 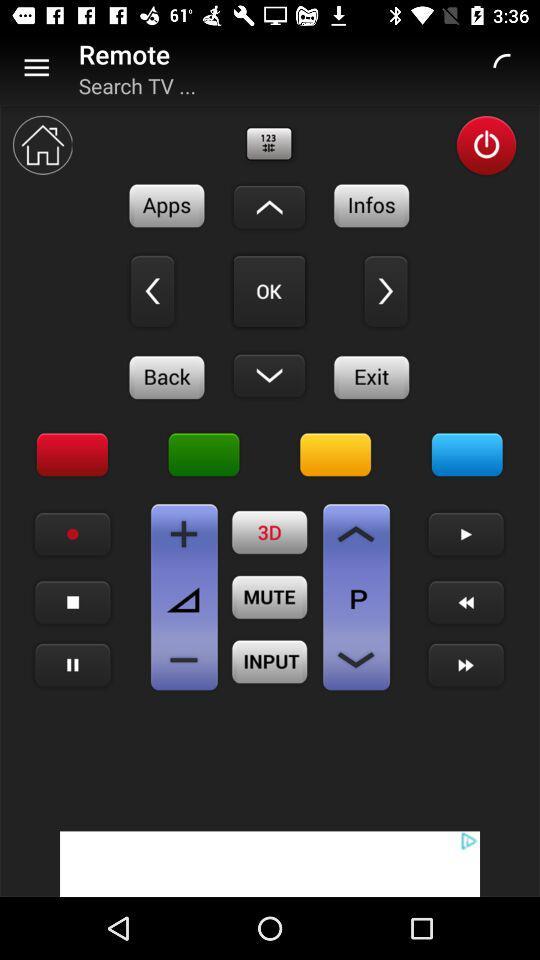 What do you see at coordinates (184, 533) in the screenshot?
I see `increase volume` at bounding box center [184, 533].